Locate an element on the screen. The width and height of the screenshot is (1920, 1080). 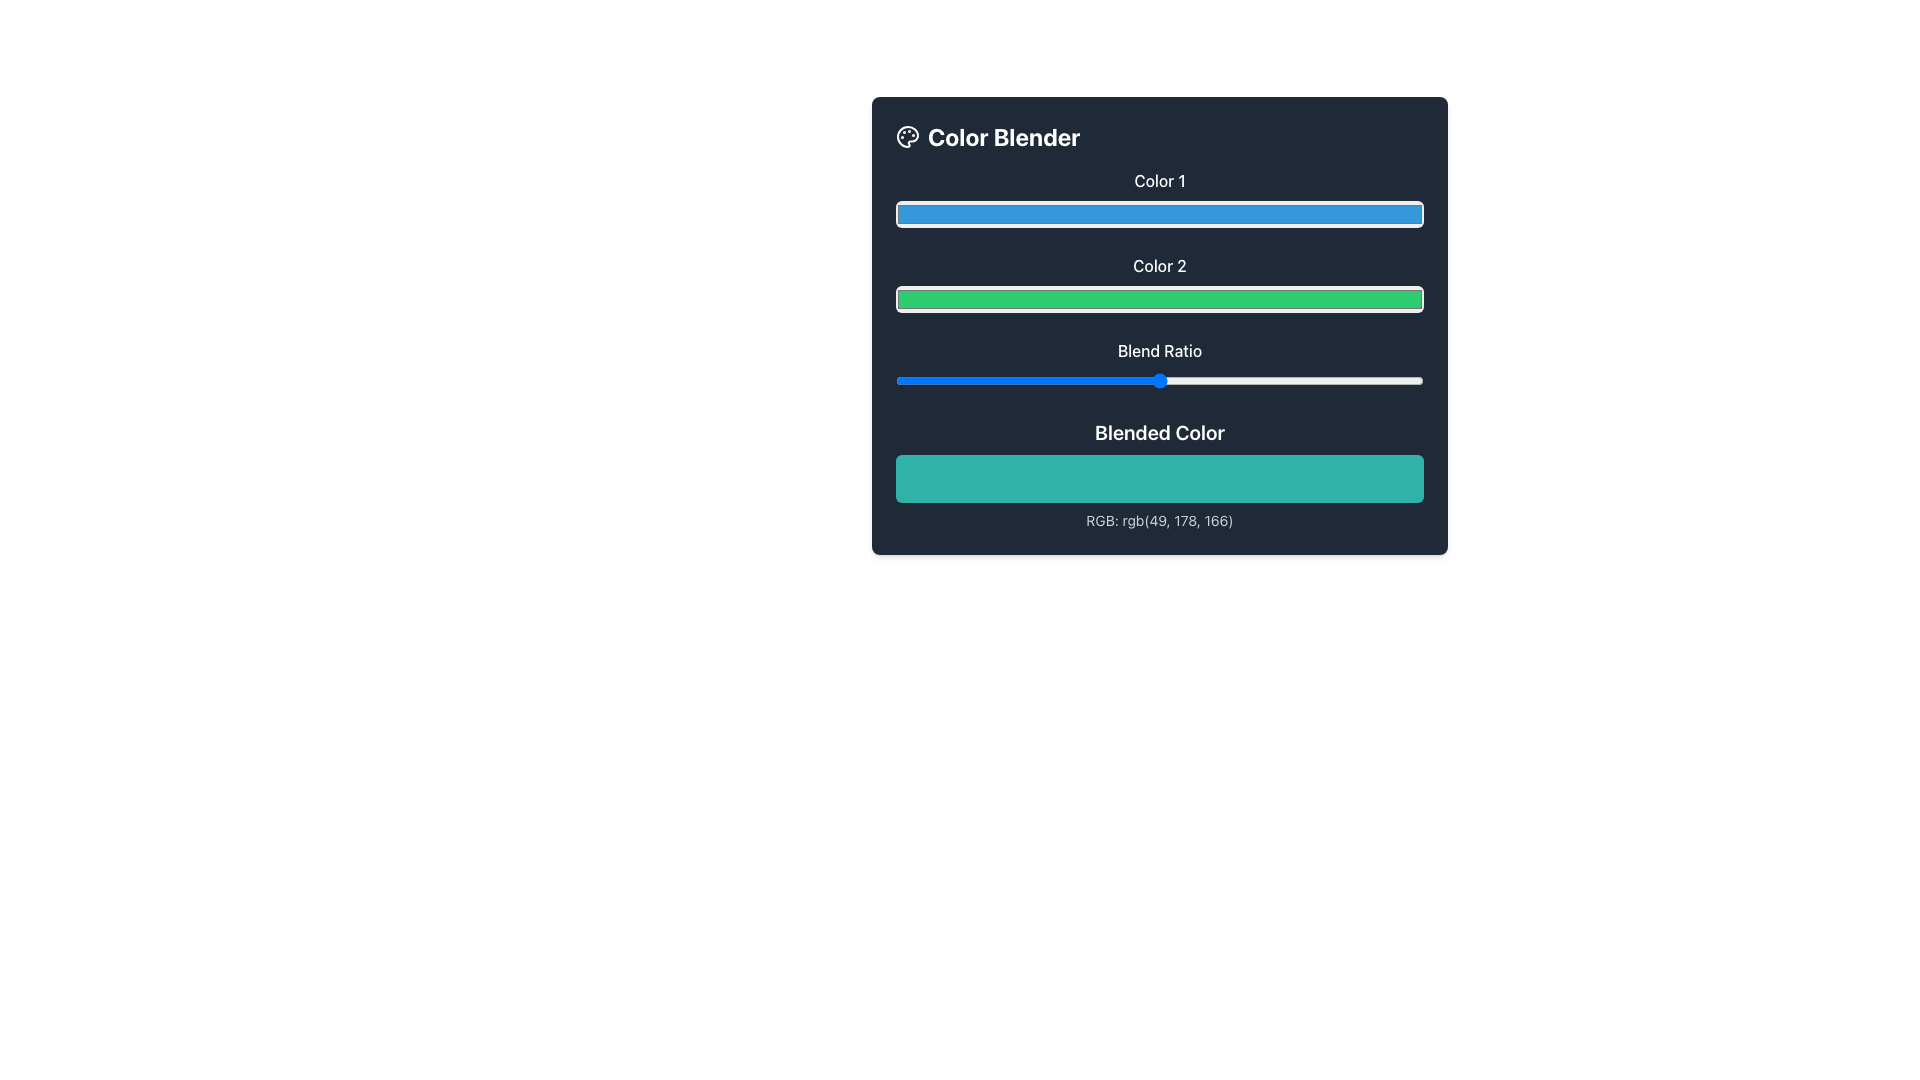
the Blend Ratio slider is located at coordinates (996, 381).